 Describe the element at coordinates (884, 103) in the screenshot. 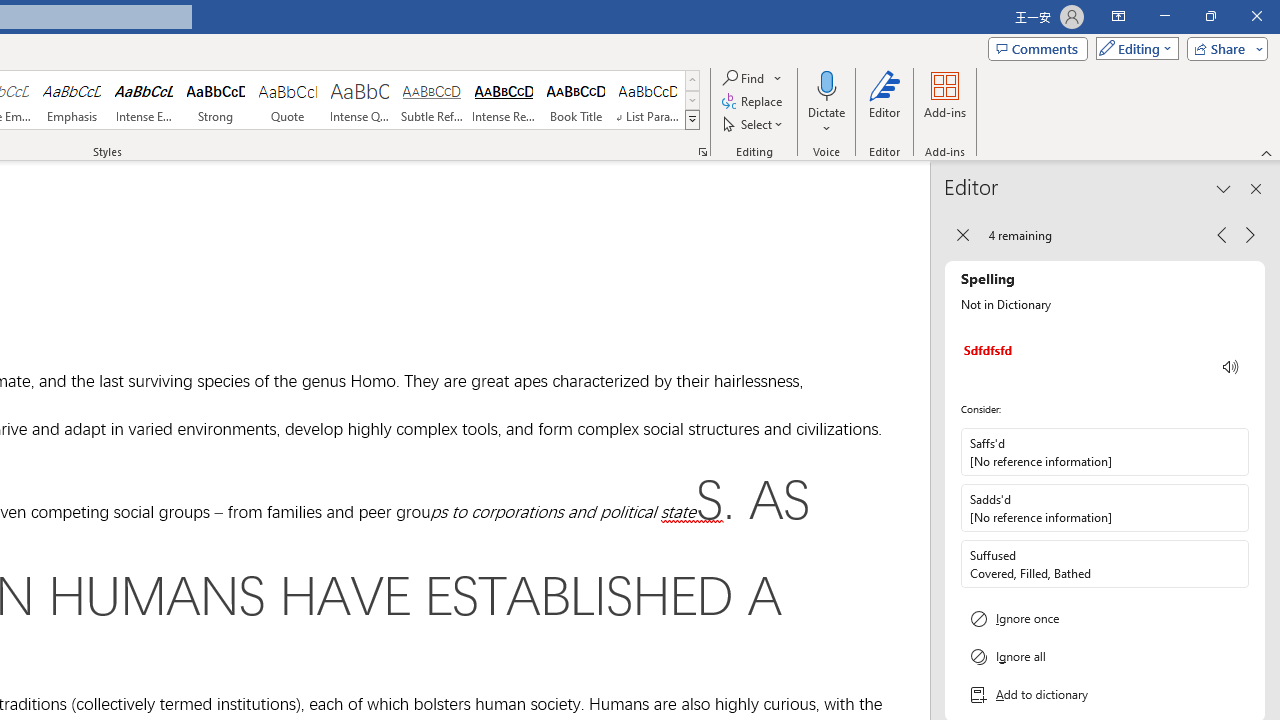

I see `'Editor'` at that location.